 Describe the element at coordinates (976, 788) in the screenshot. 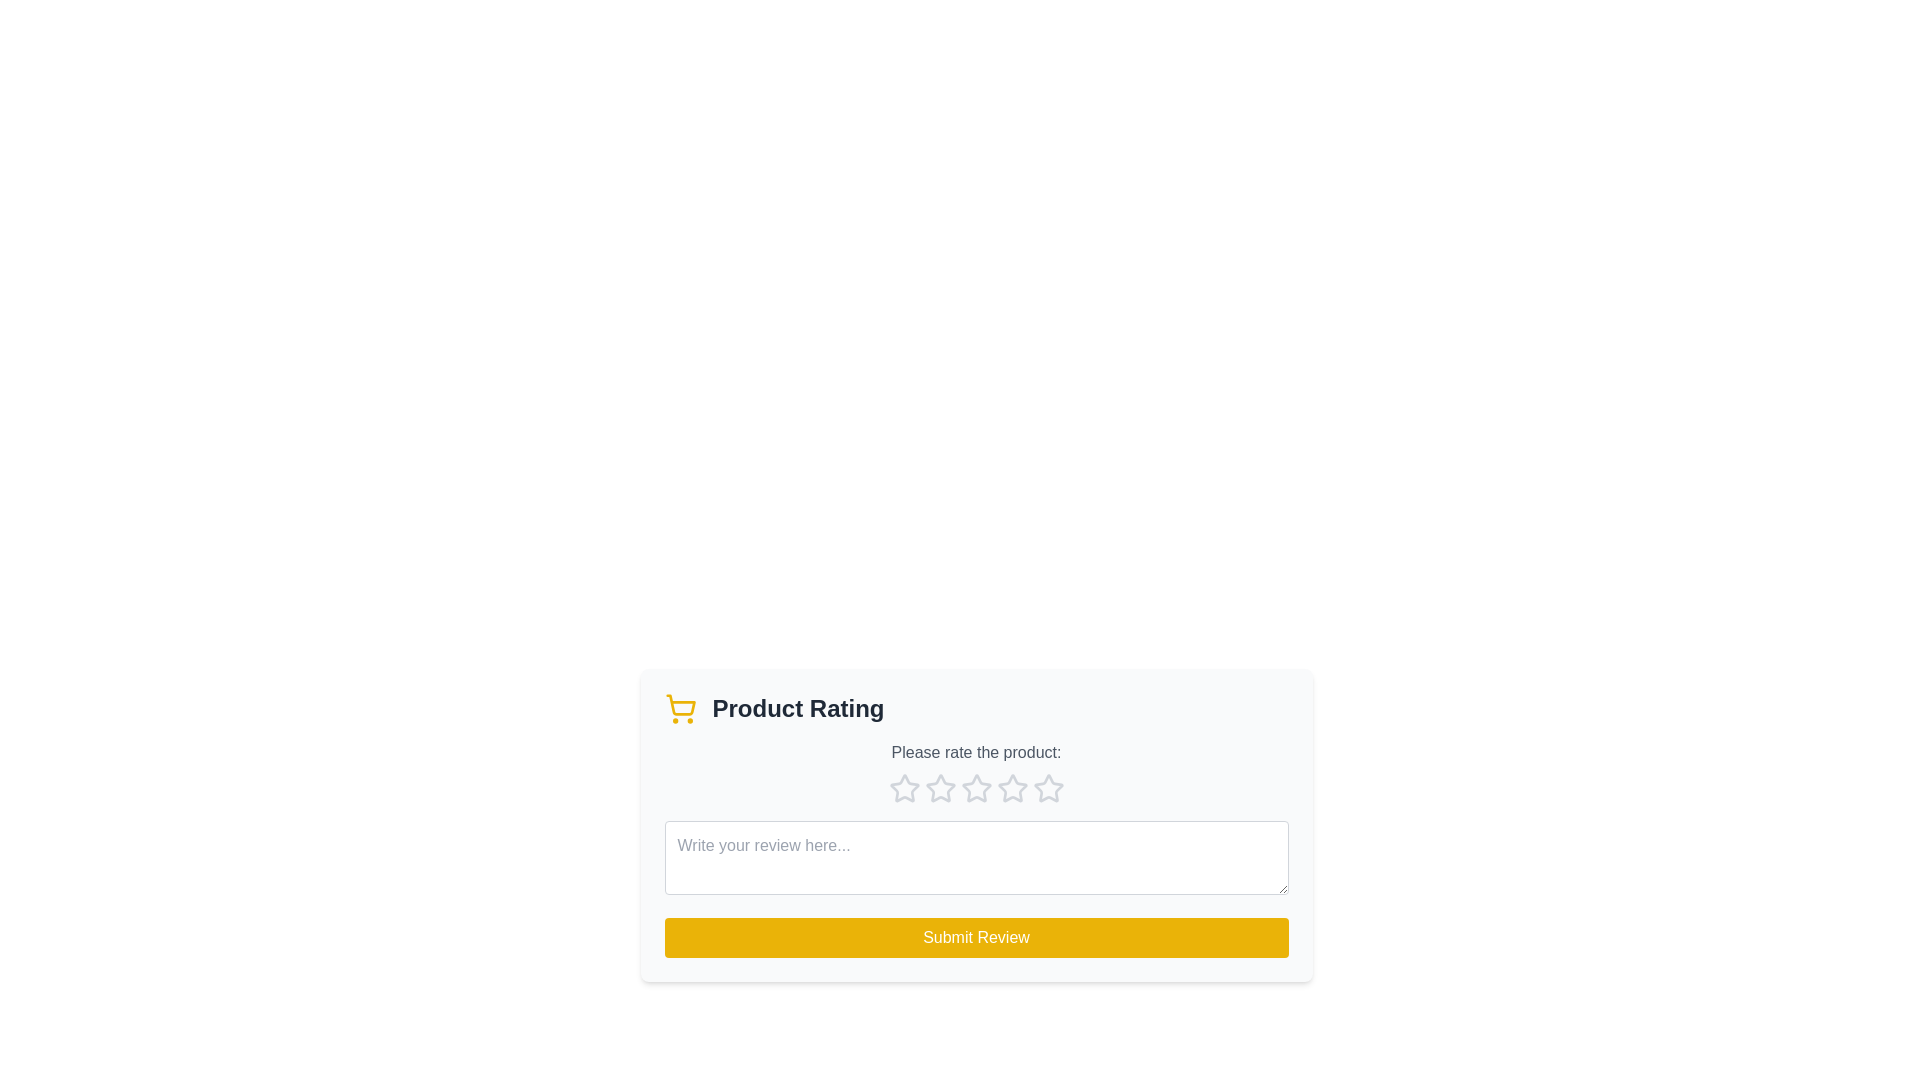

I see `the star icon in the Rating selector component` at that location.